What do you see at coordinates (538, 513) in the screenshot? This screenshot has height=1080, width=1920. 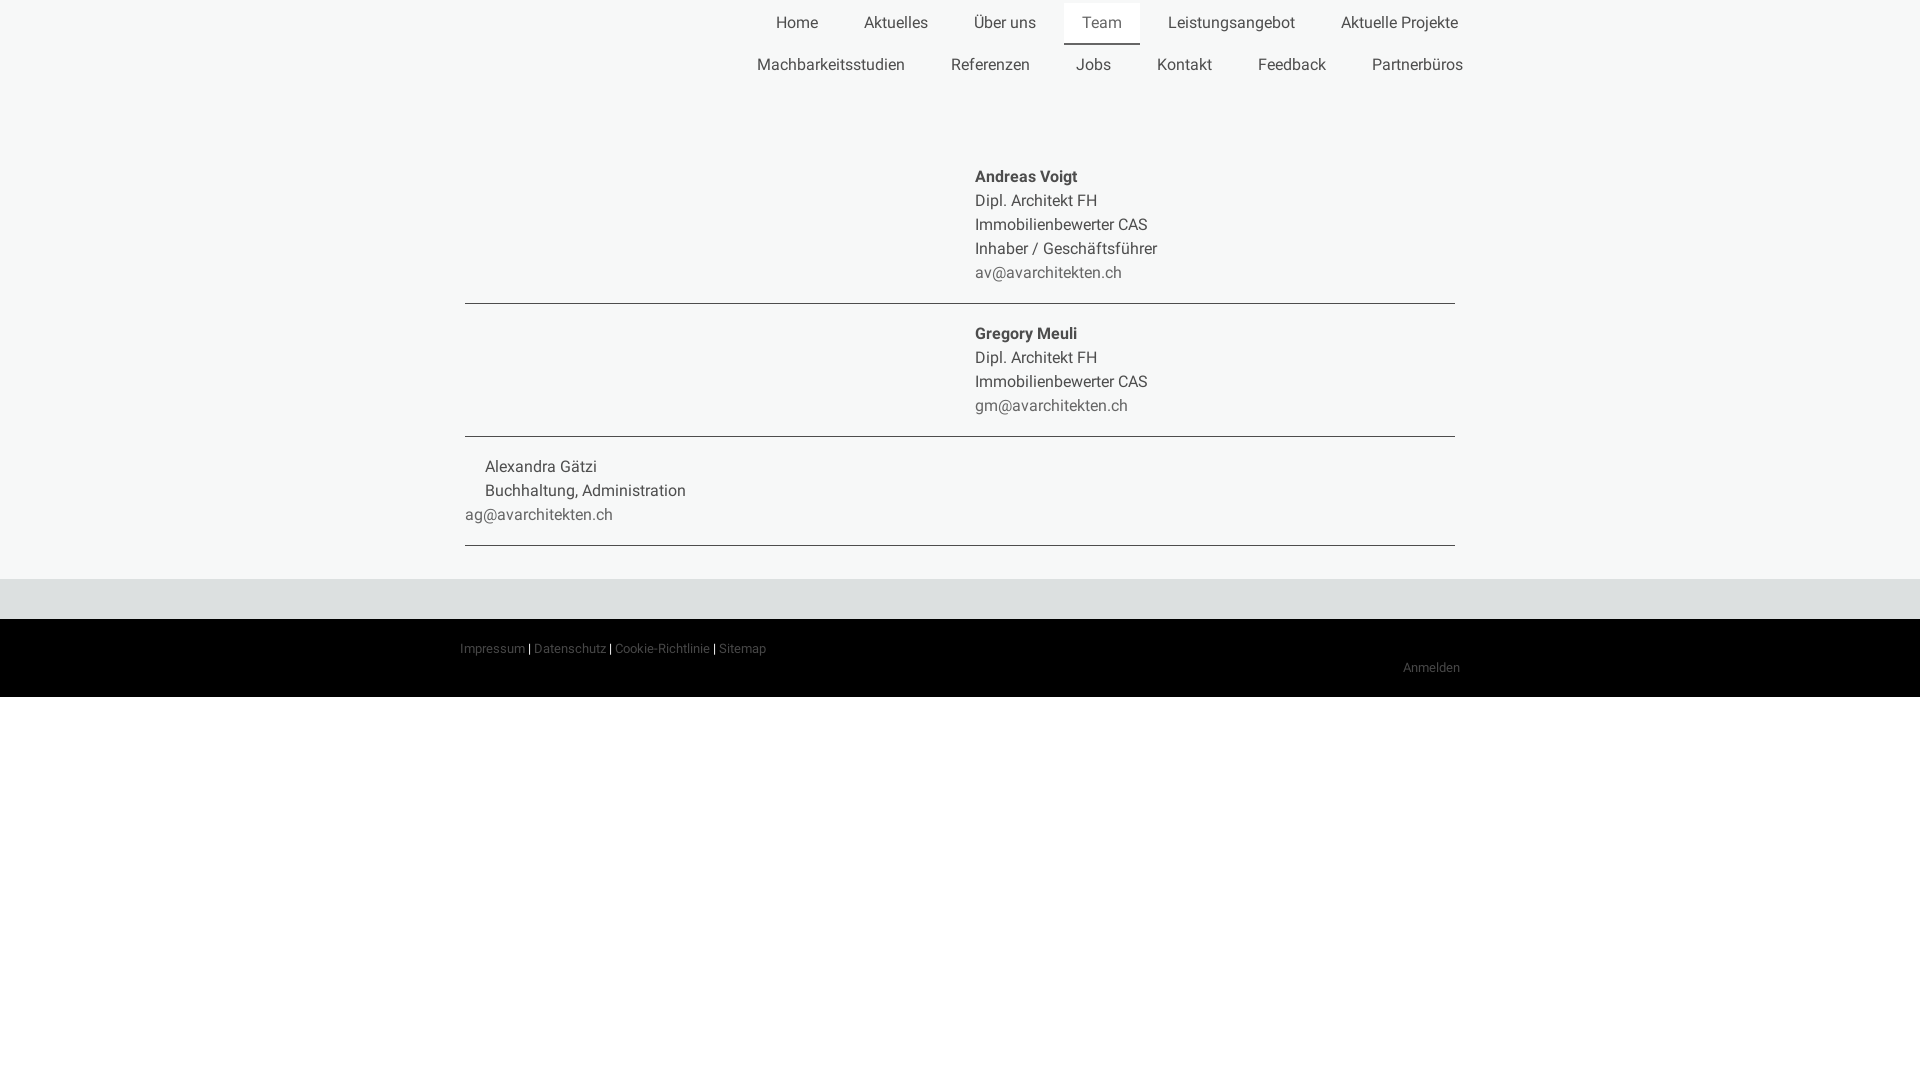 I see `'ag@avarchitekten.ch'` at bounding box center [538, 513].